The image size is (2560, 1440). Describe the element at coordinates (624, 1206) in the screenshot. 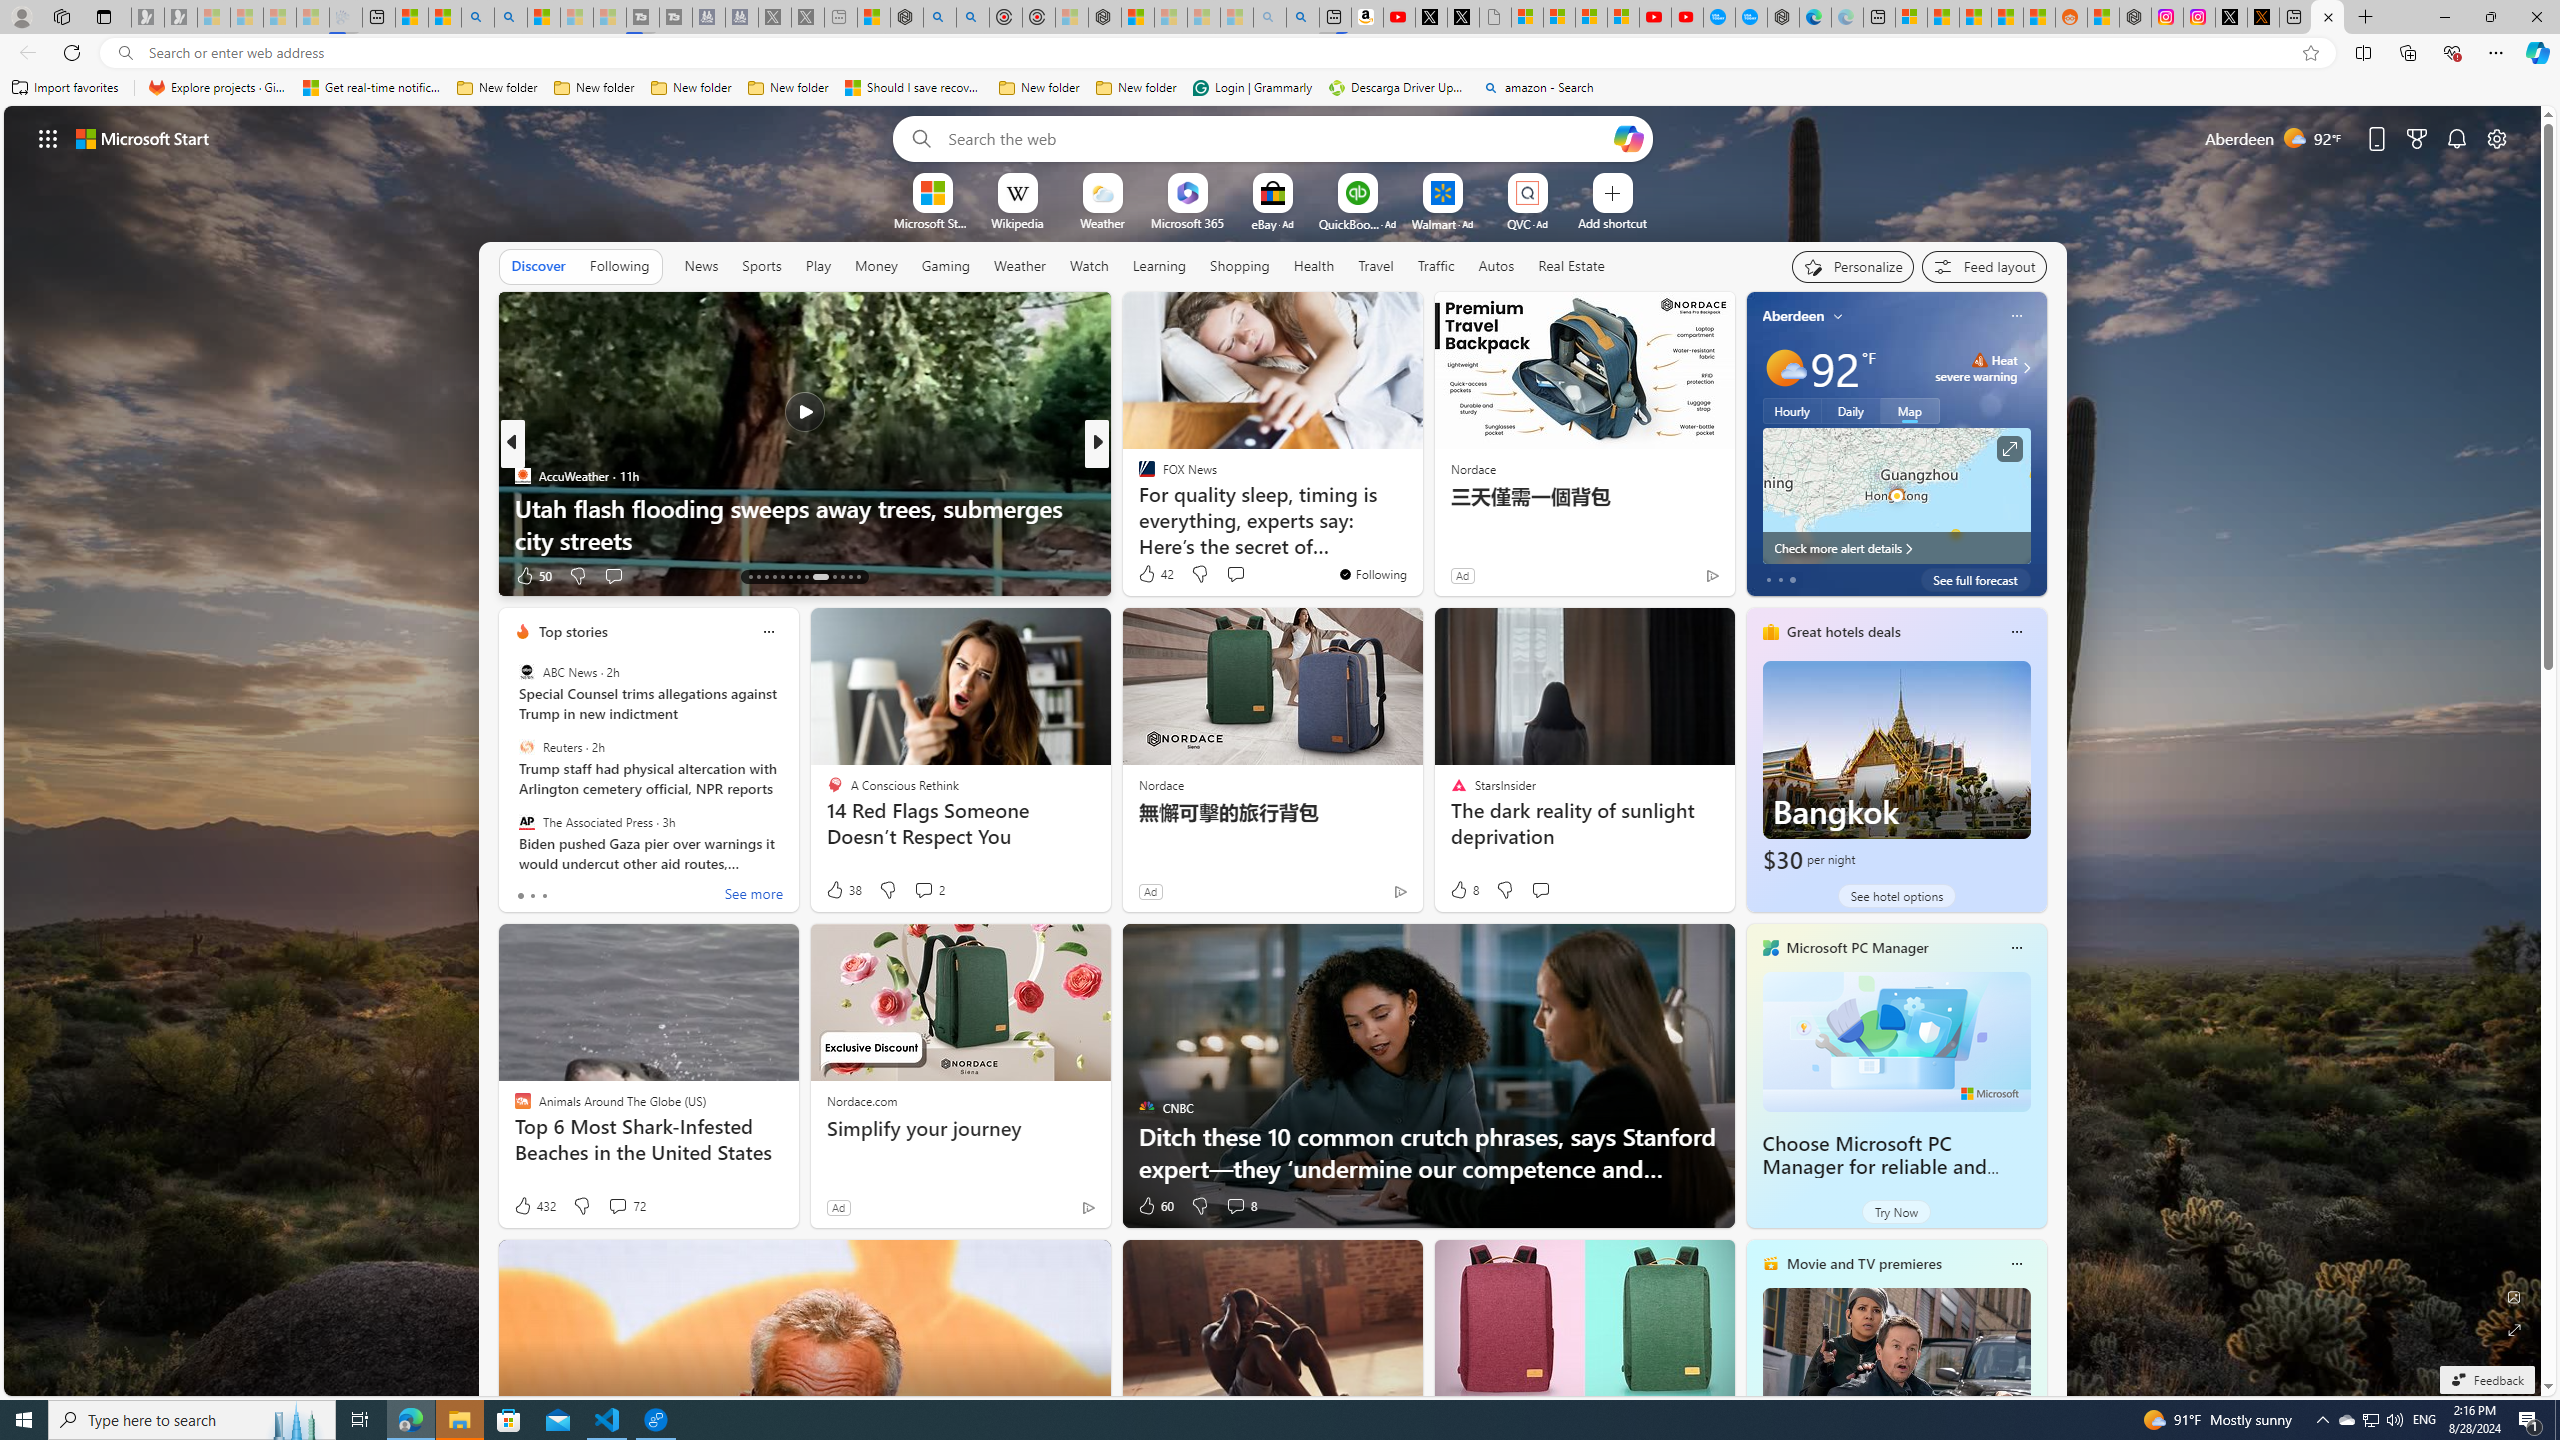

I see `'View comments 72 Comment'` at that location.